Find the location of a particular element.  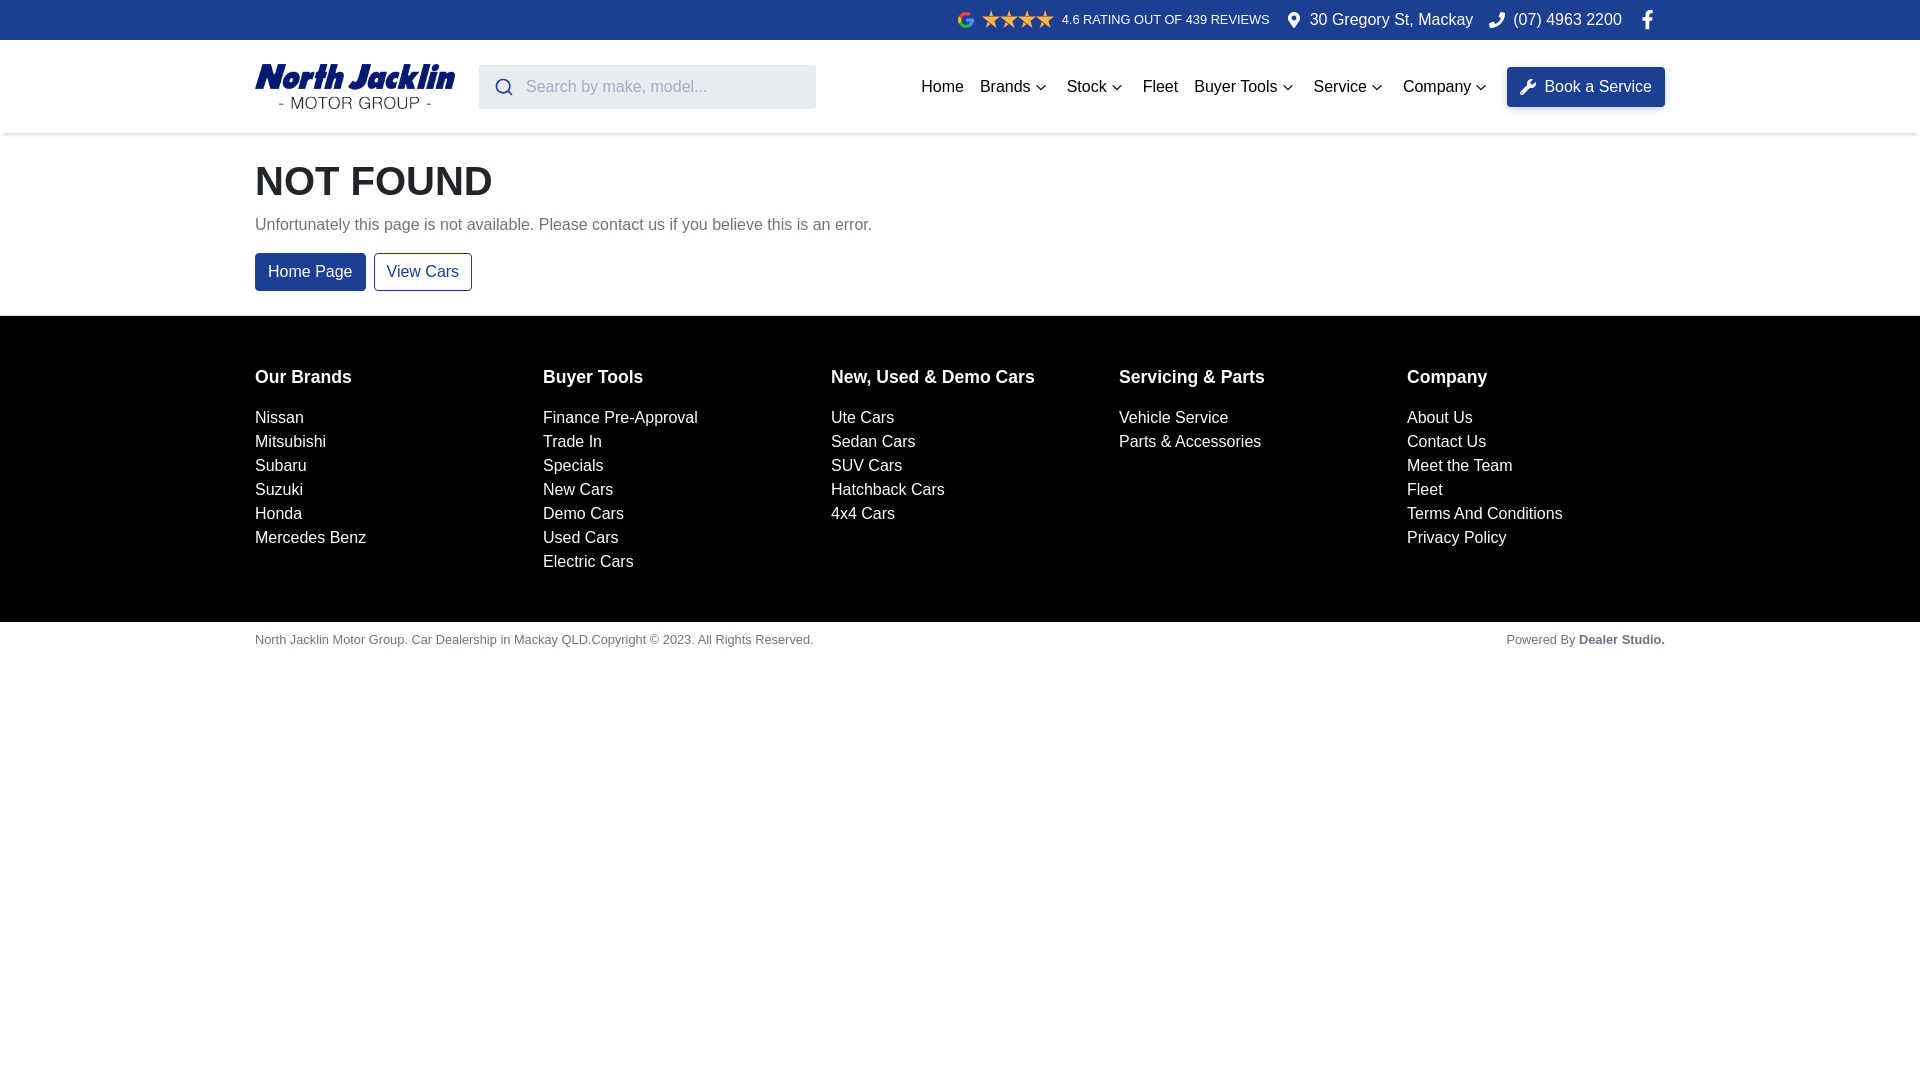

'Subaru' is located at coordinates (280, 465).